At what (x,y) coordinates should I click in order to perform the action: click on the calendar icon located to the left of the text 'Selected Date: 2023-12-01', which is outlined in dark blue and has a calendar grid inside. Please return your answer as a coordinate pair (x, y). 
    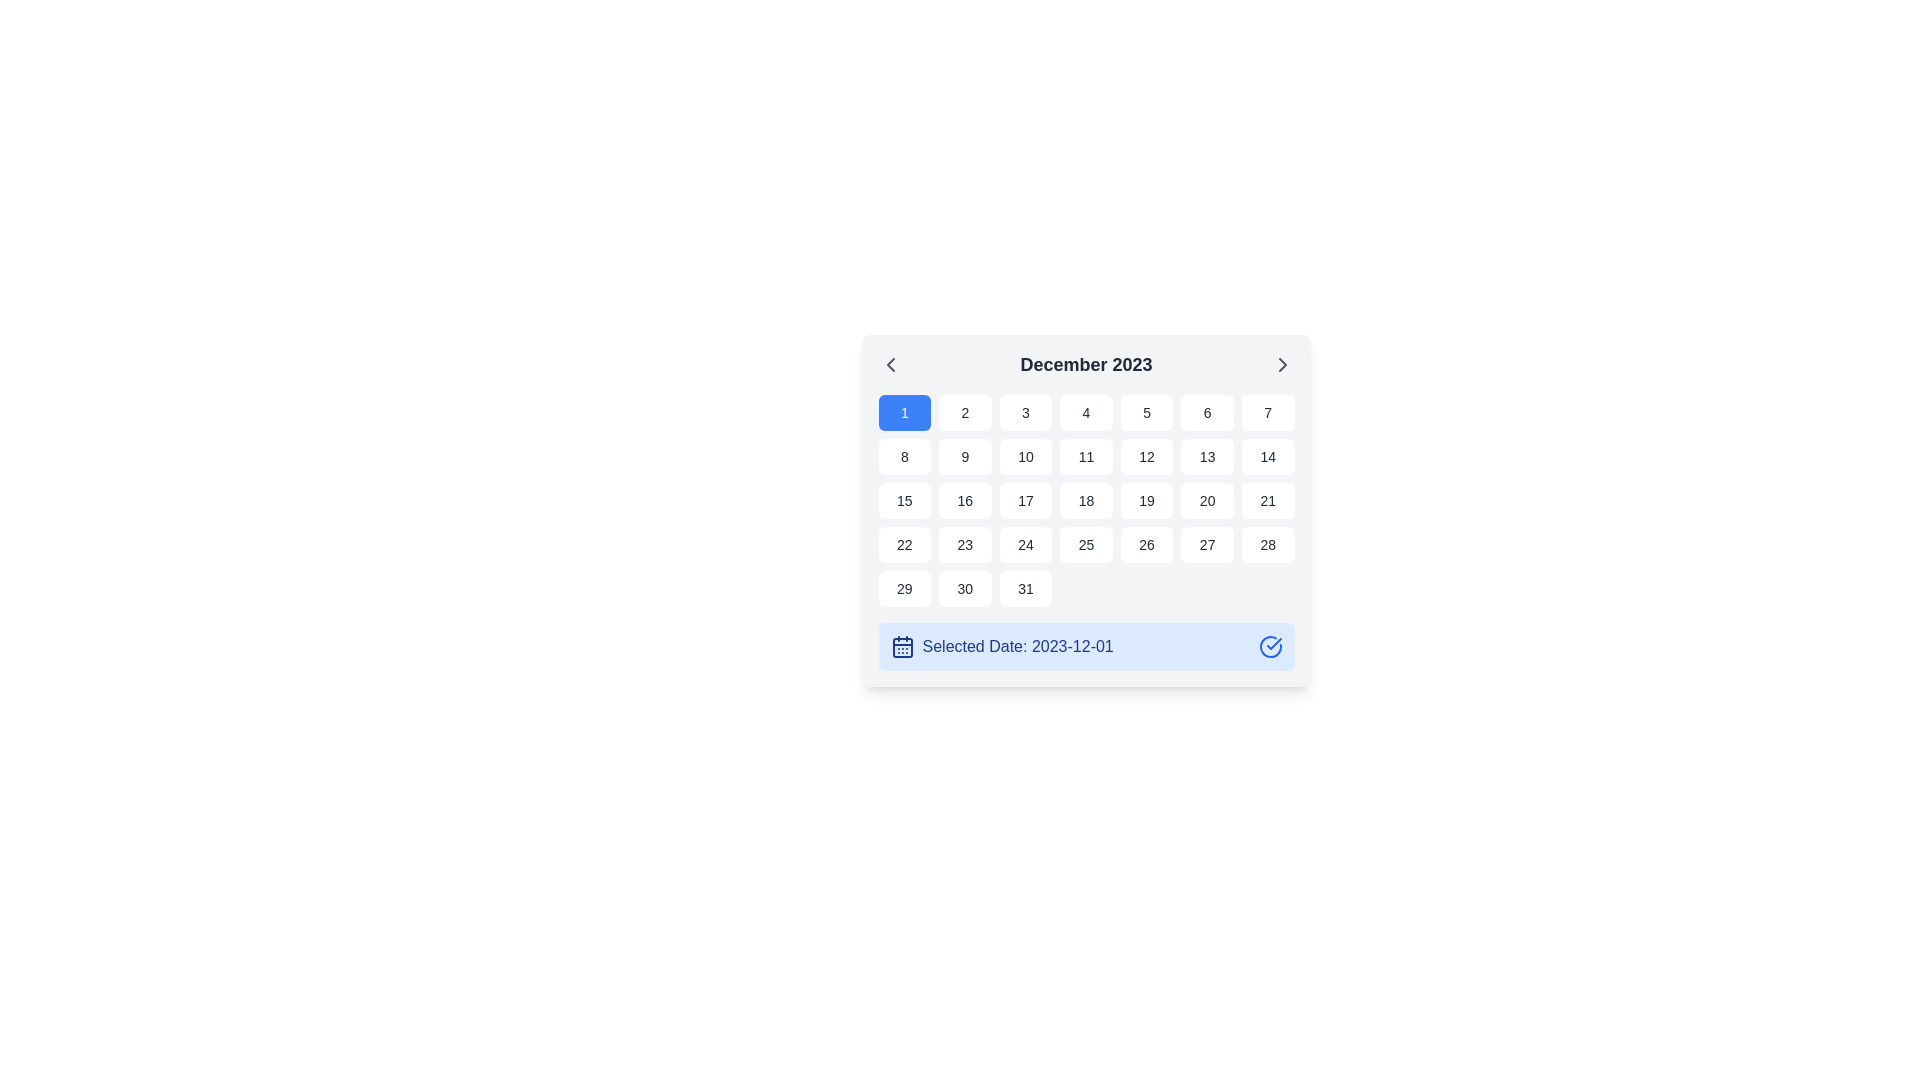
    Looking at the image, I should click on (901, 647).